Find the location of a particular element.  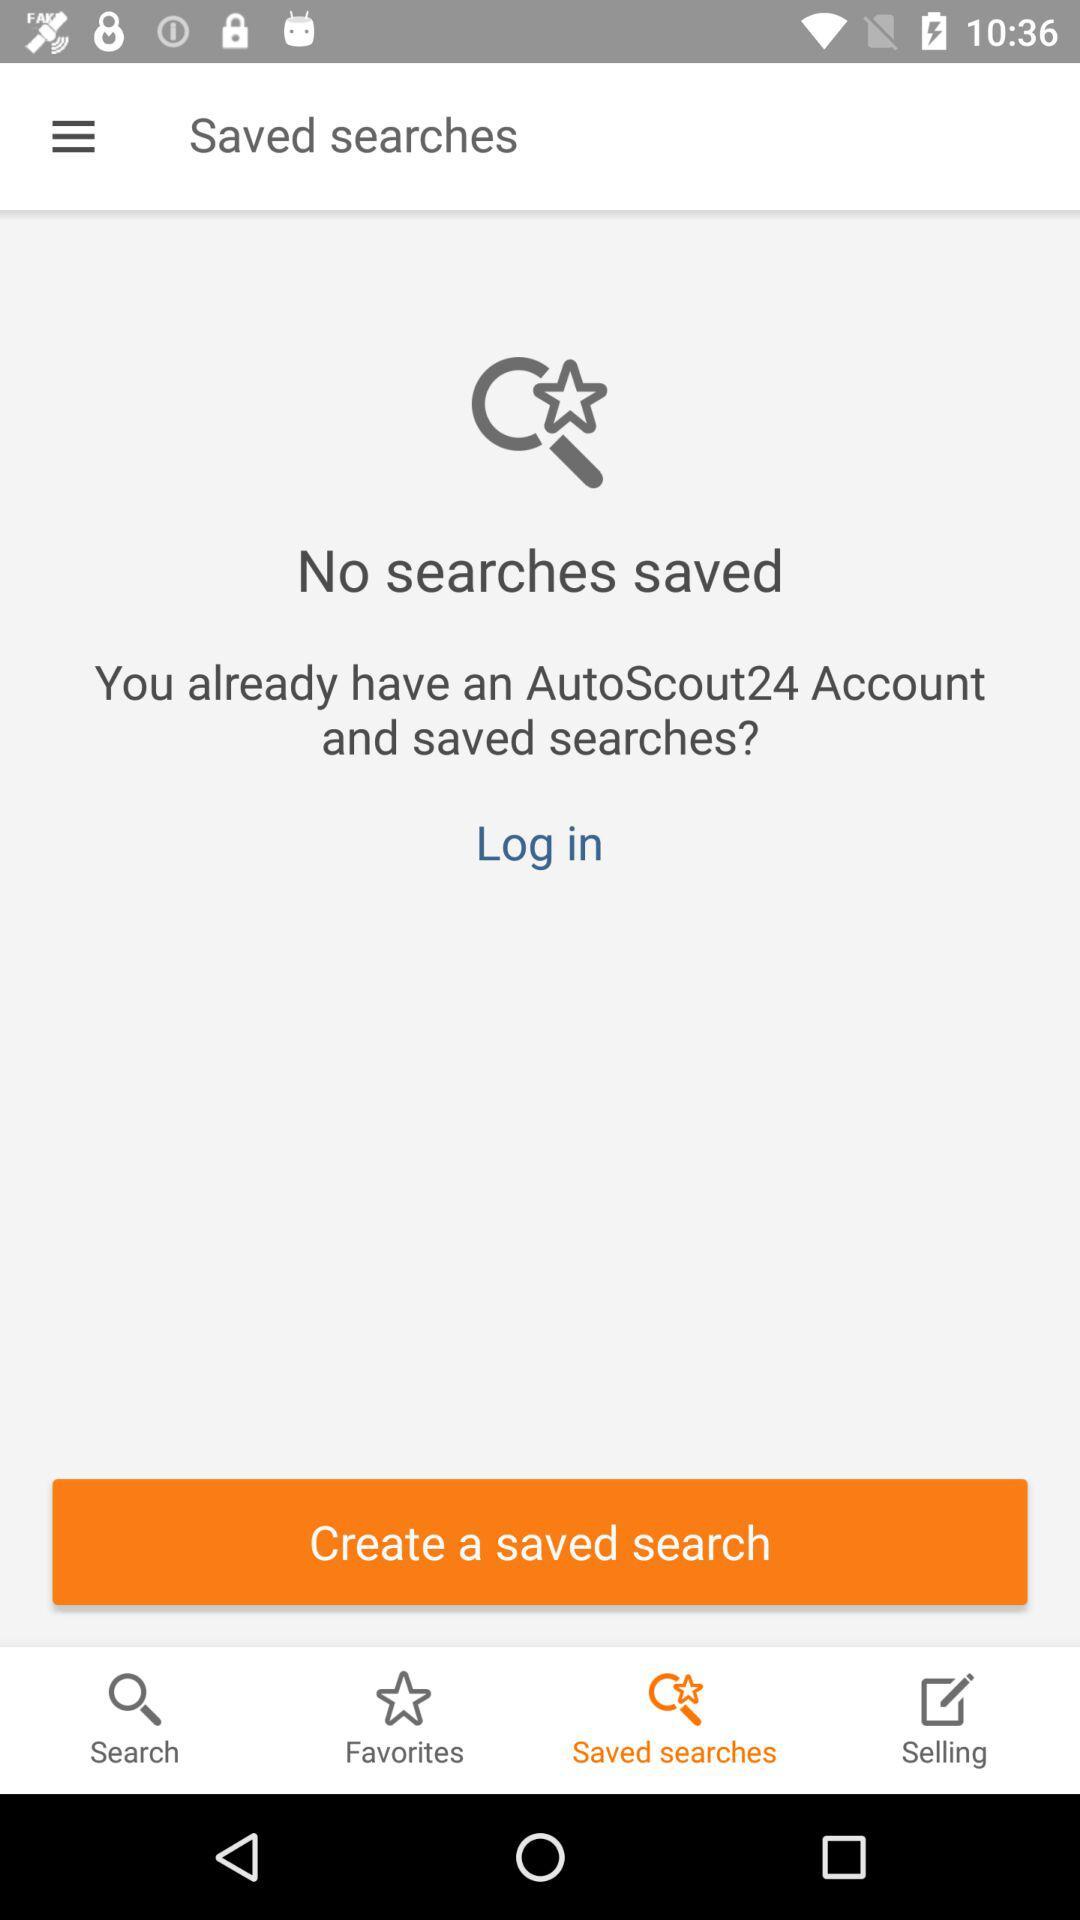

the item to the left of saved searches item is located at coordinates (72, 135).